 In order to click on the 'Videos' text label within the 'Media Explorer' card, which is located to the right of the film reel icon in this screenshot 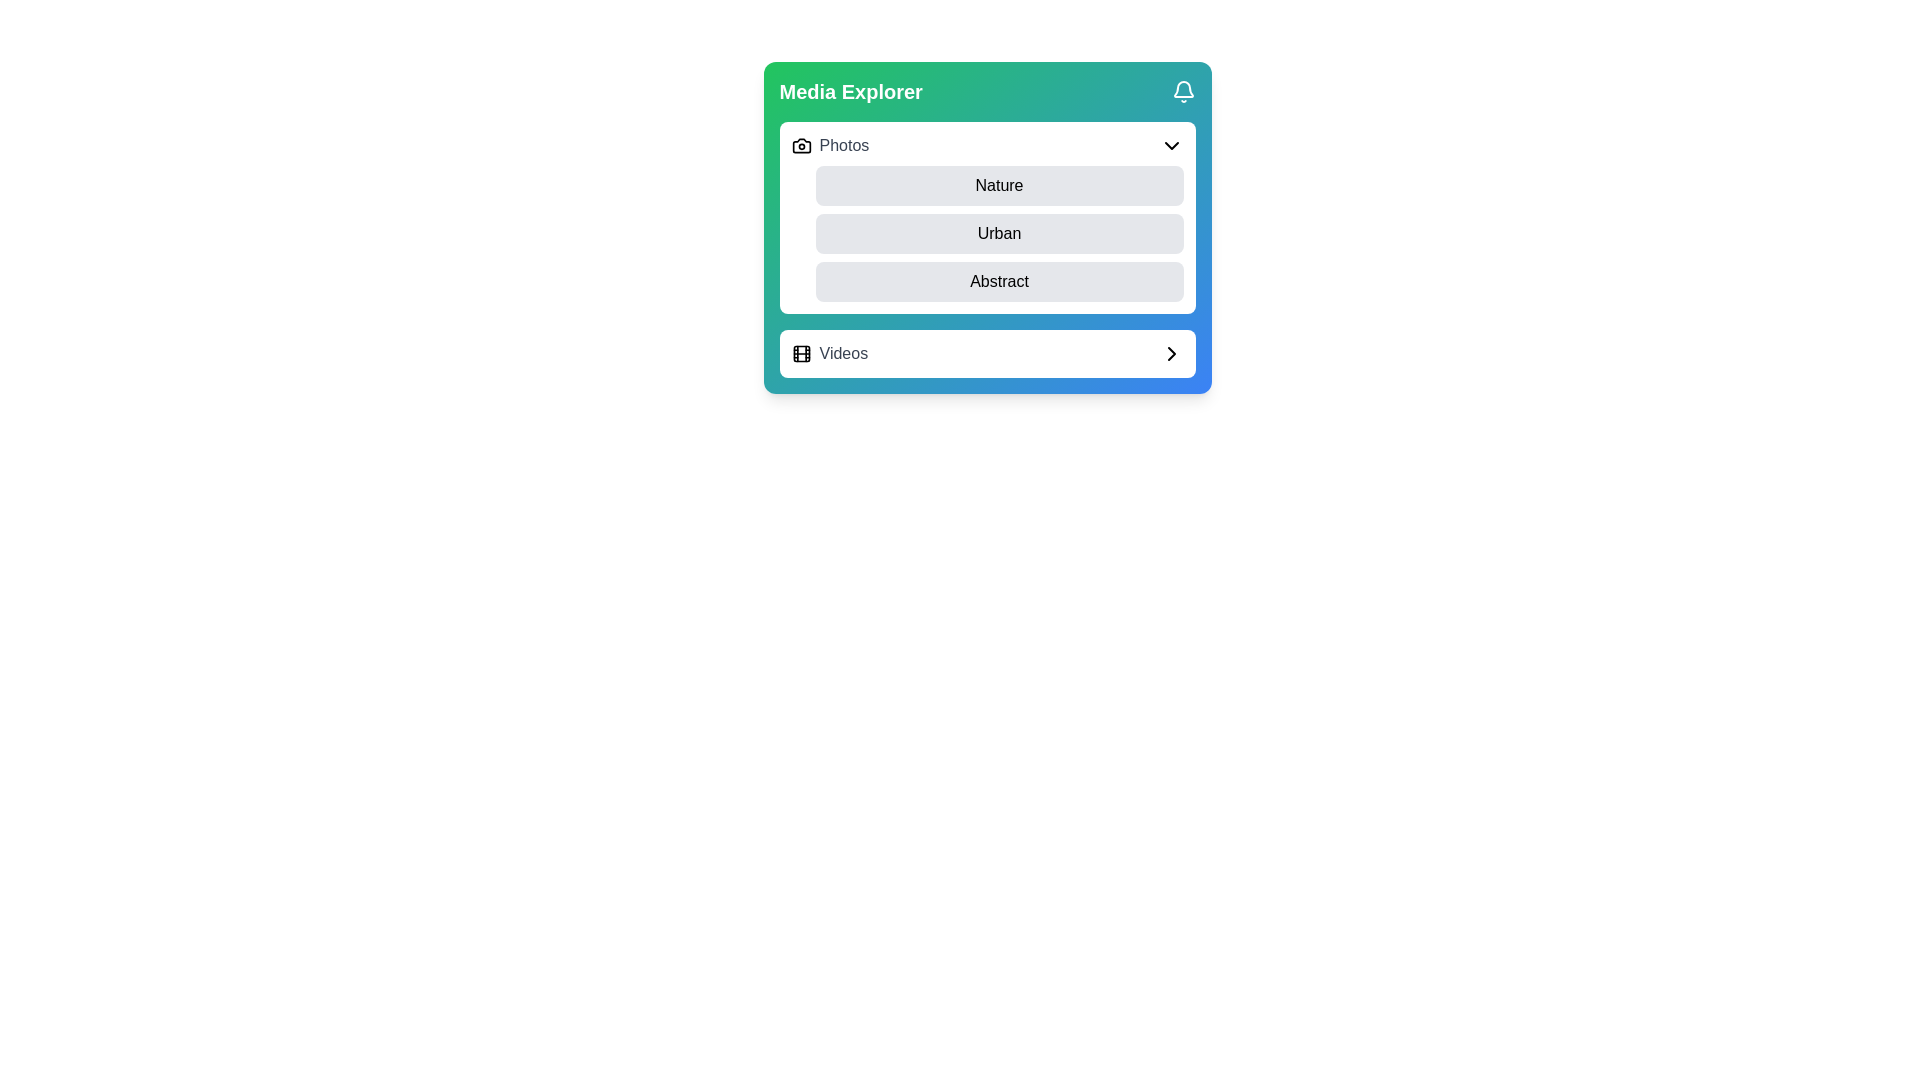, I will do `click(843, 353)`.